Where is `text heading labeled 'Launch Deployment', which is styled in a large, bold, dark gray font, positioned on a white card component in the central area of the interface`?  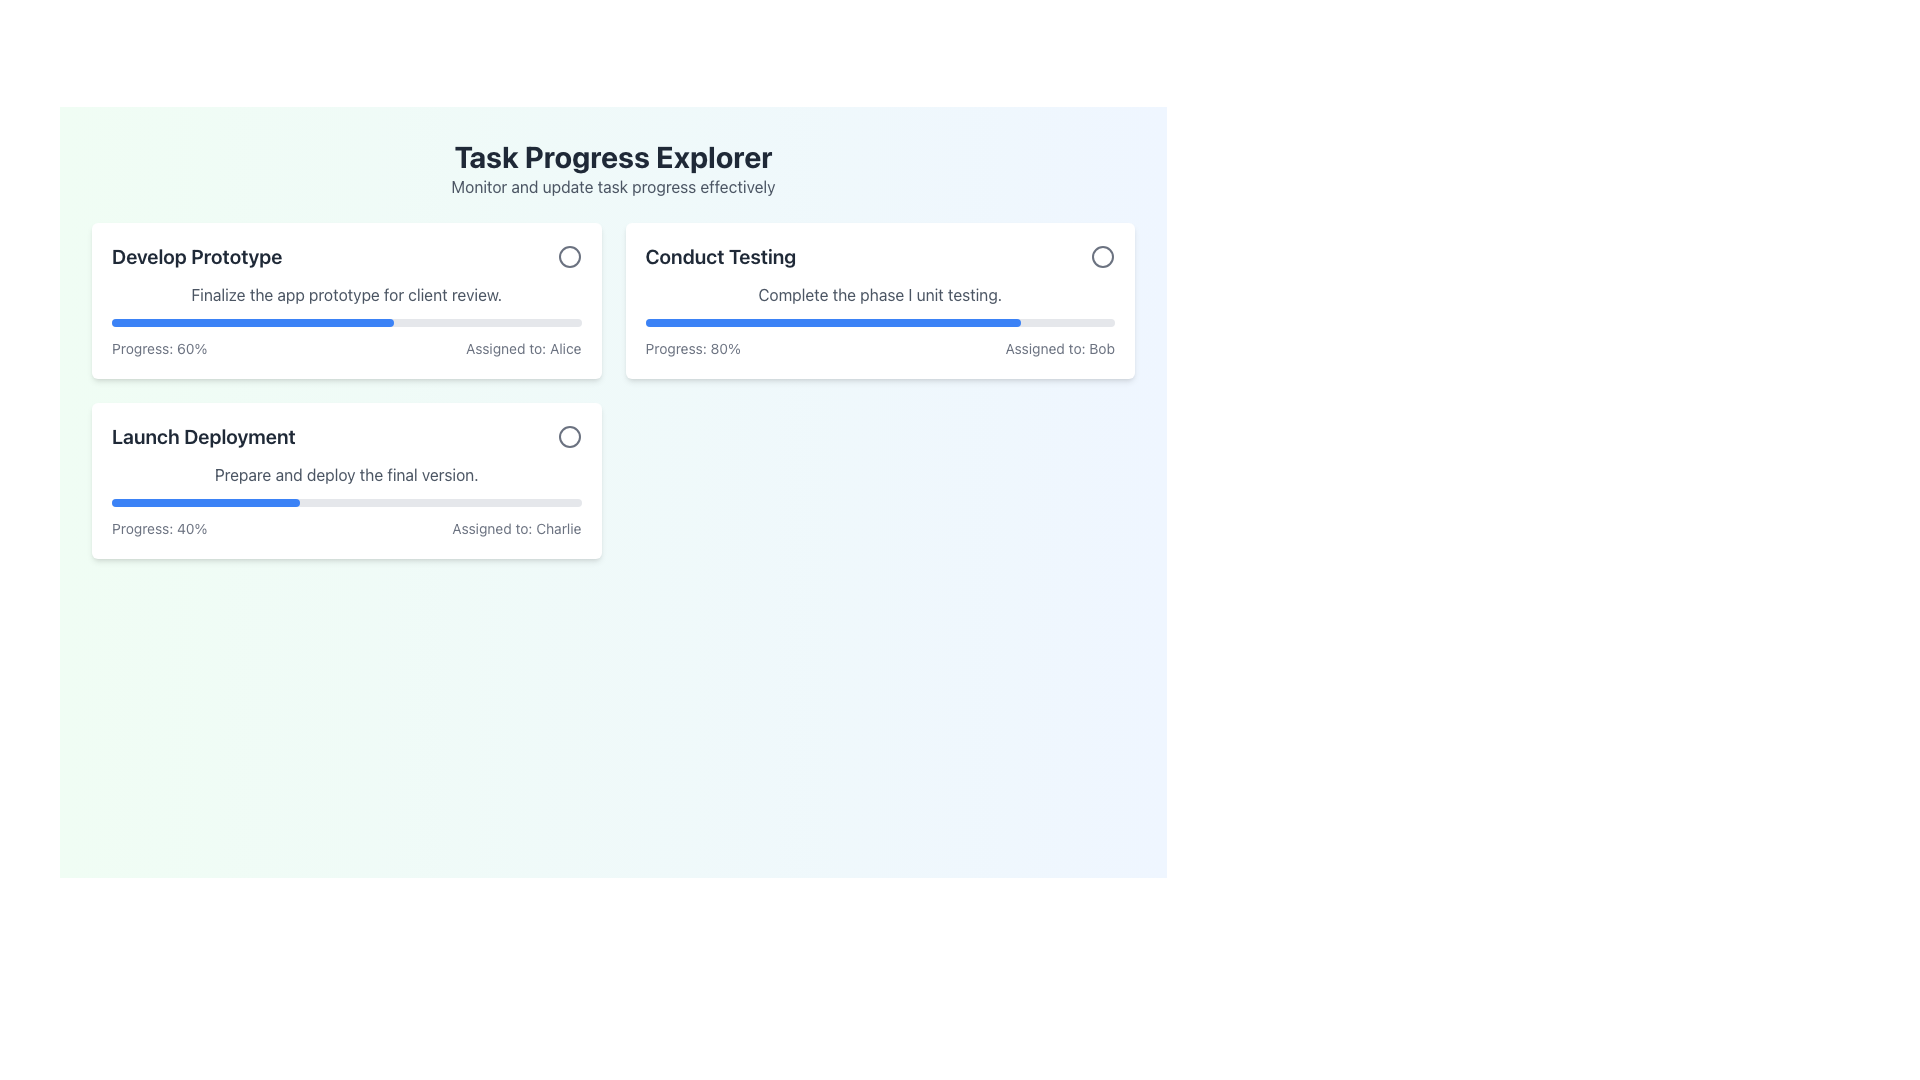 text heading labeled 'Launch Deployment', which is styled in a large, bold, dark gray font, positioned on a white card component in the central area of the interface is located at coordinates (203, 435).